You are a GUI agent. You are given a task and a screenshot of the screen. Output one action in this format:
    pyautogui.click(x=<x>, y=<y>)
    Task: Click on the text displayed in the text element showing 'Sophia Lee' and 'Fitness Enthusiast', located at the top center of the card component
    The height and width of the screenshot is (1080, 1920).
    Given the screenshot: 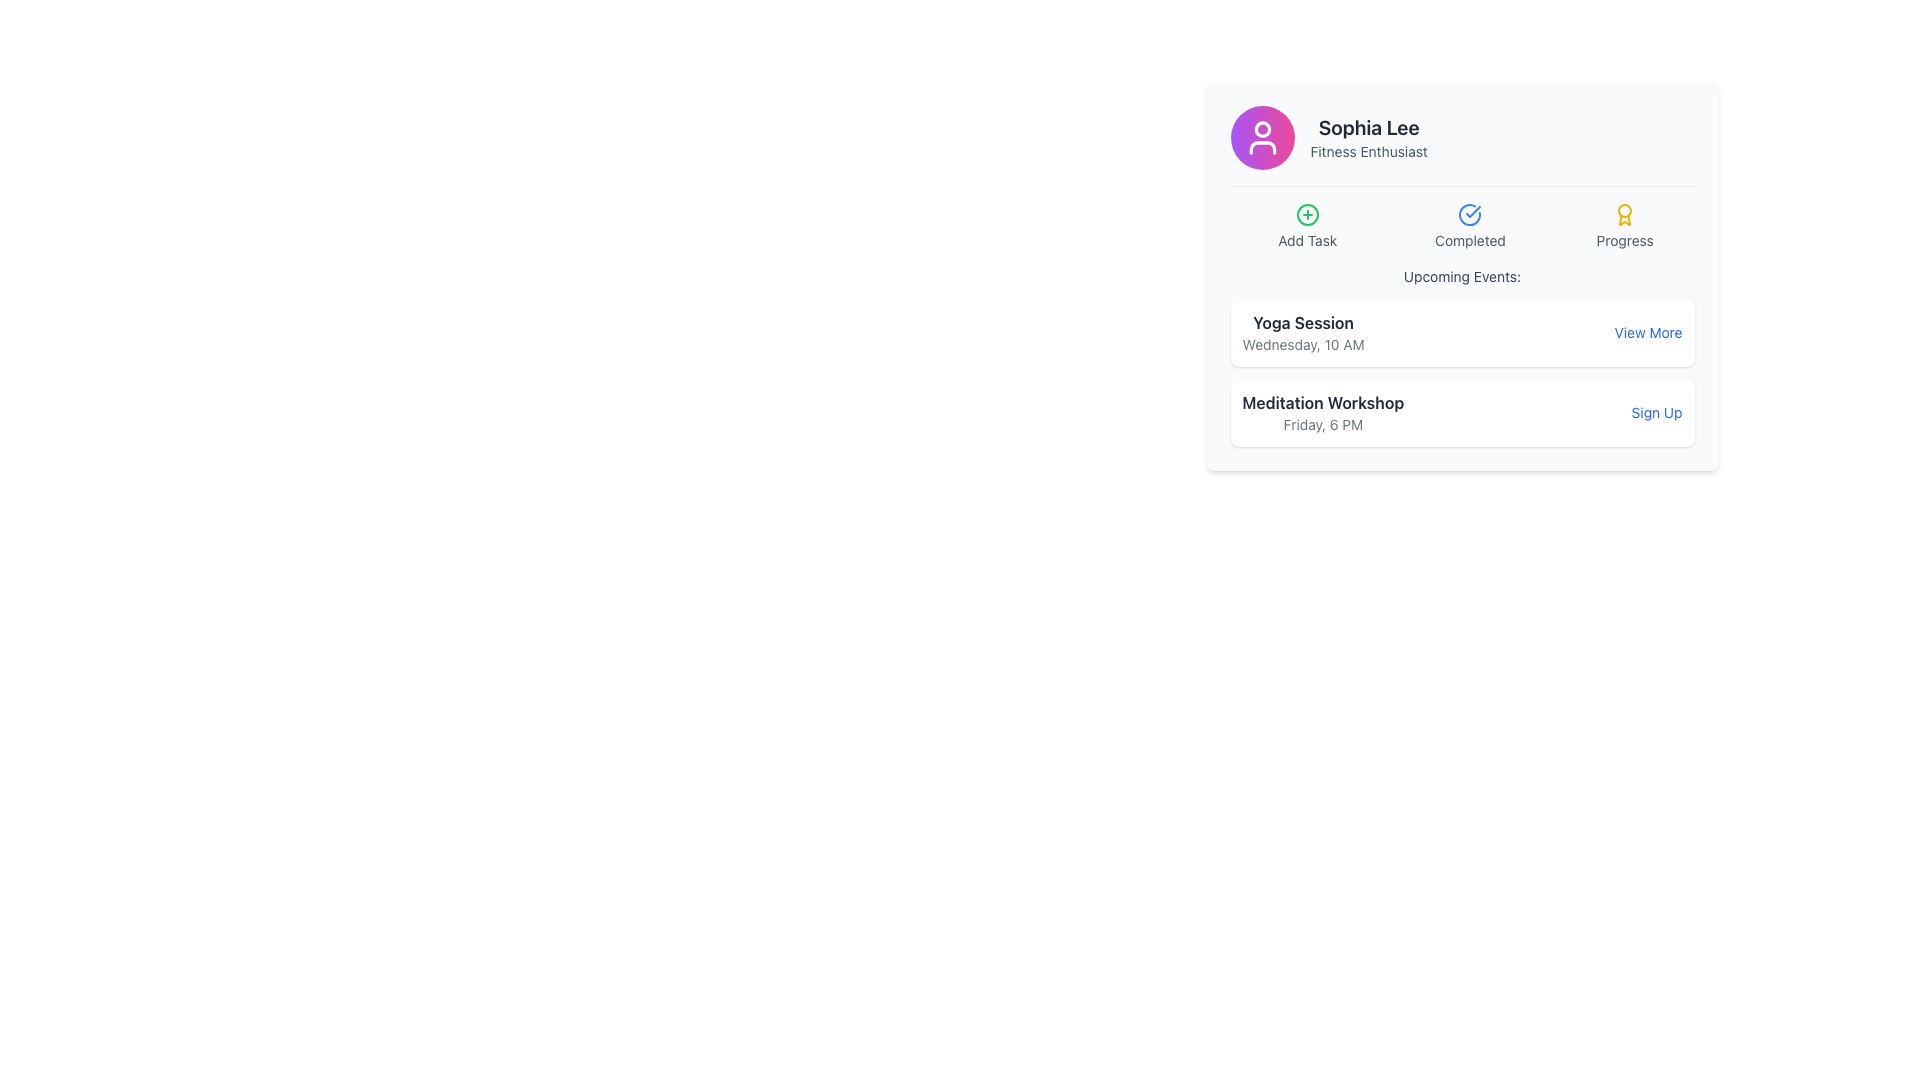 What is the action you would take?
    pyautogui.click(x=1368, y=137)
    